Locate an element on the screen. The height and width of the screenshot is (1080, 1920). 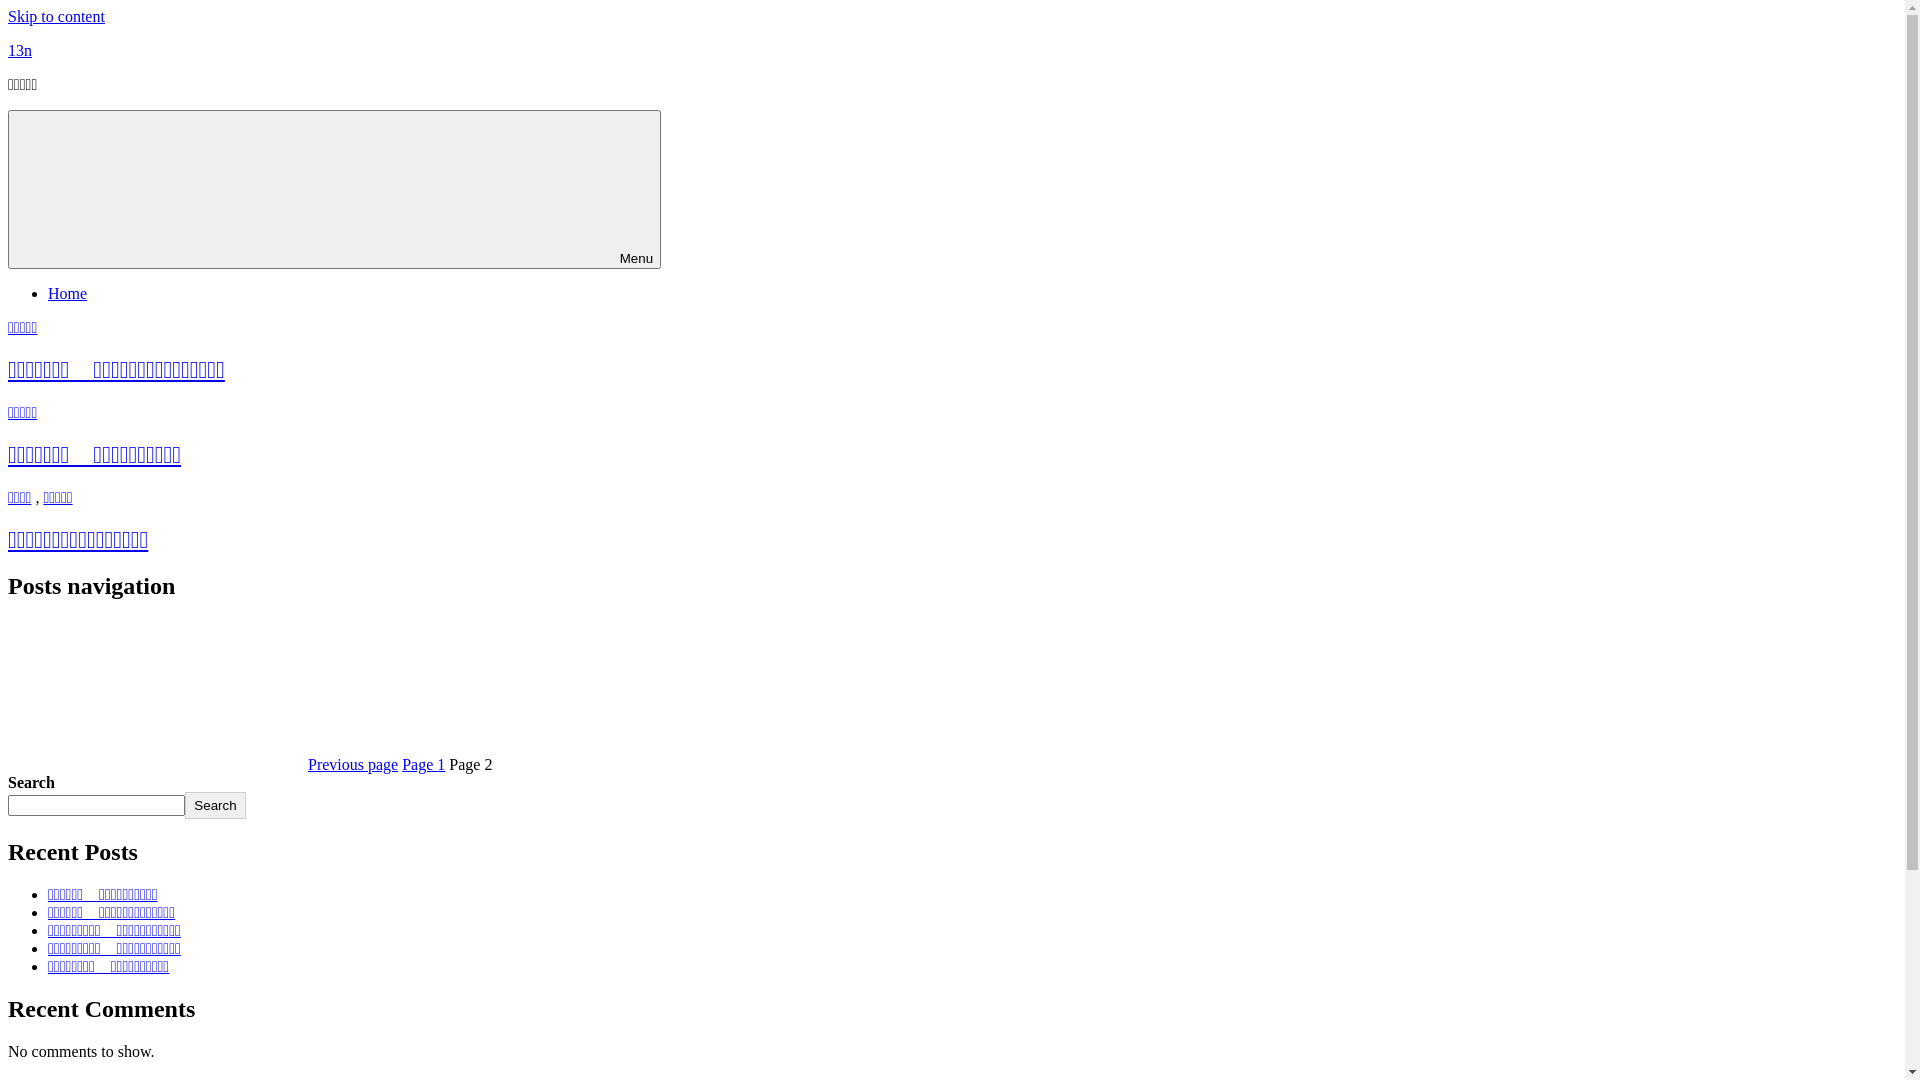
'Page 1' is located at coordinates (422, 764).